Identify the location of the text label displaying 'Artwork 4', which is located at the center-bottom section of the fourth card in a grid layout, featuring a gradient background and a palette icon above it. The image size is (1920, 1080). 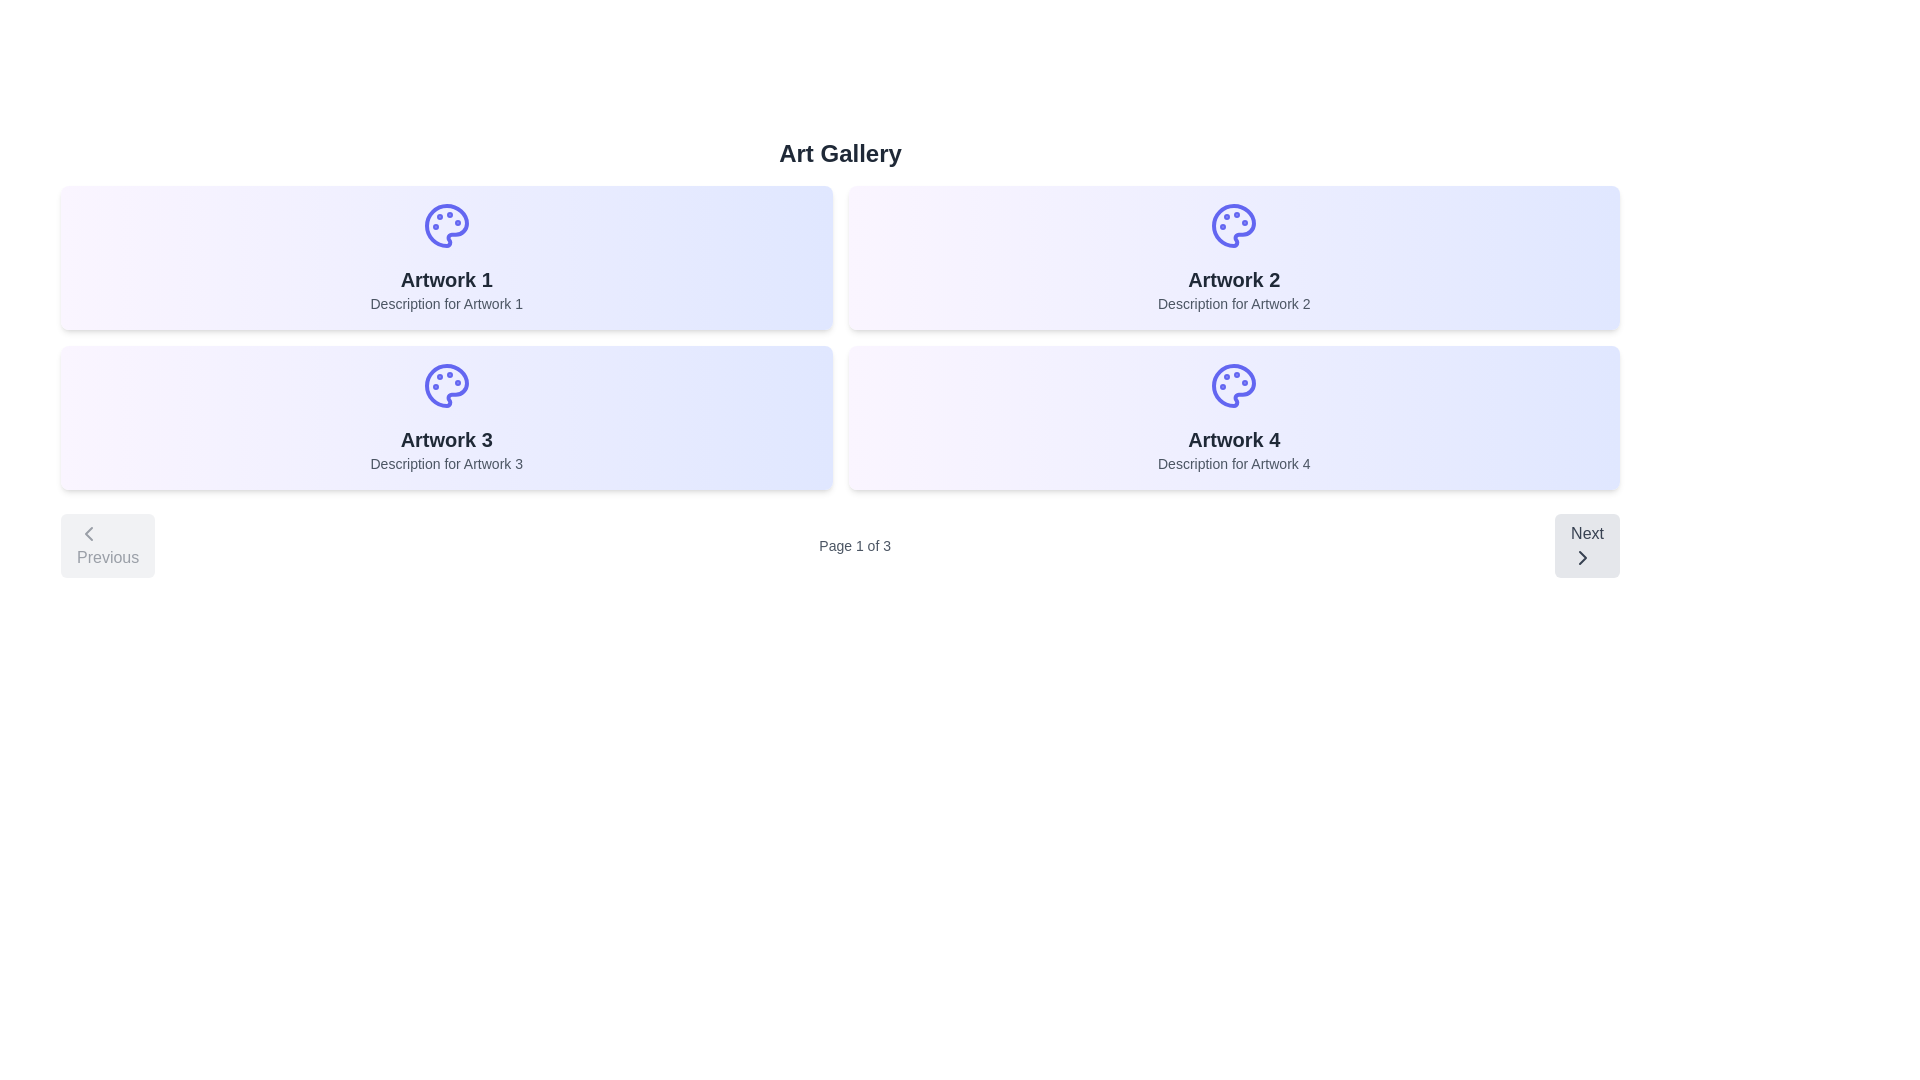
(1233, 438).